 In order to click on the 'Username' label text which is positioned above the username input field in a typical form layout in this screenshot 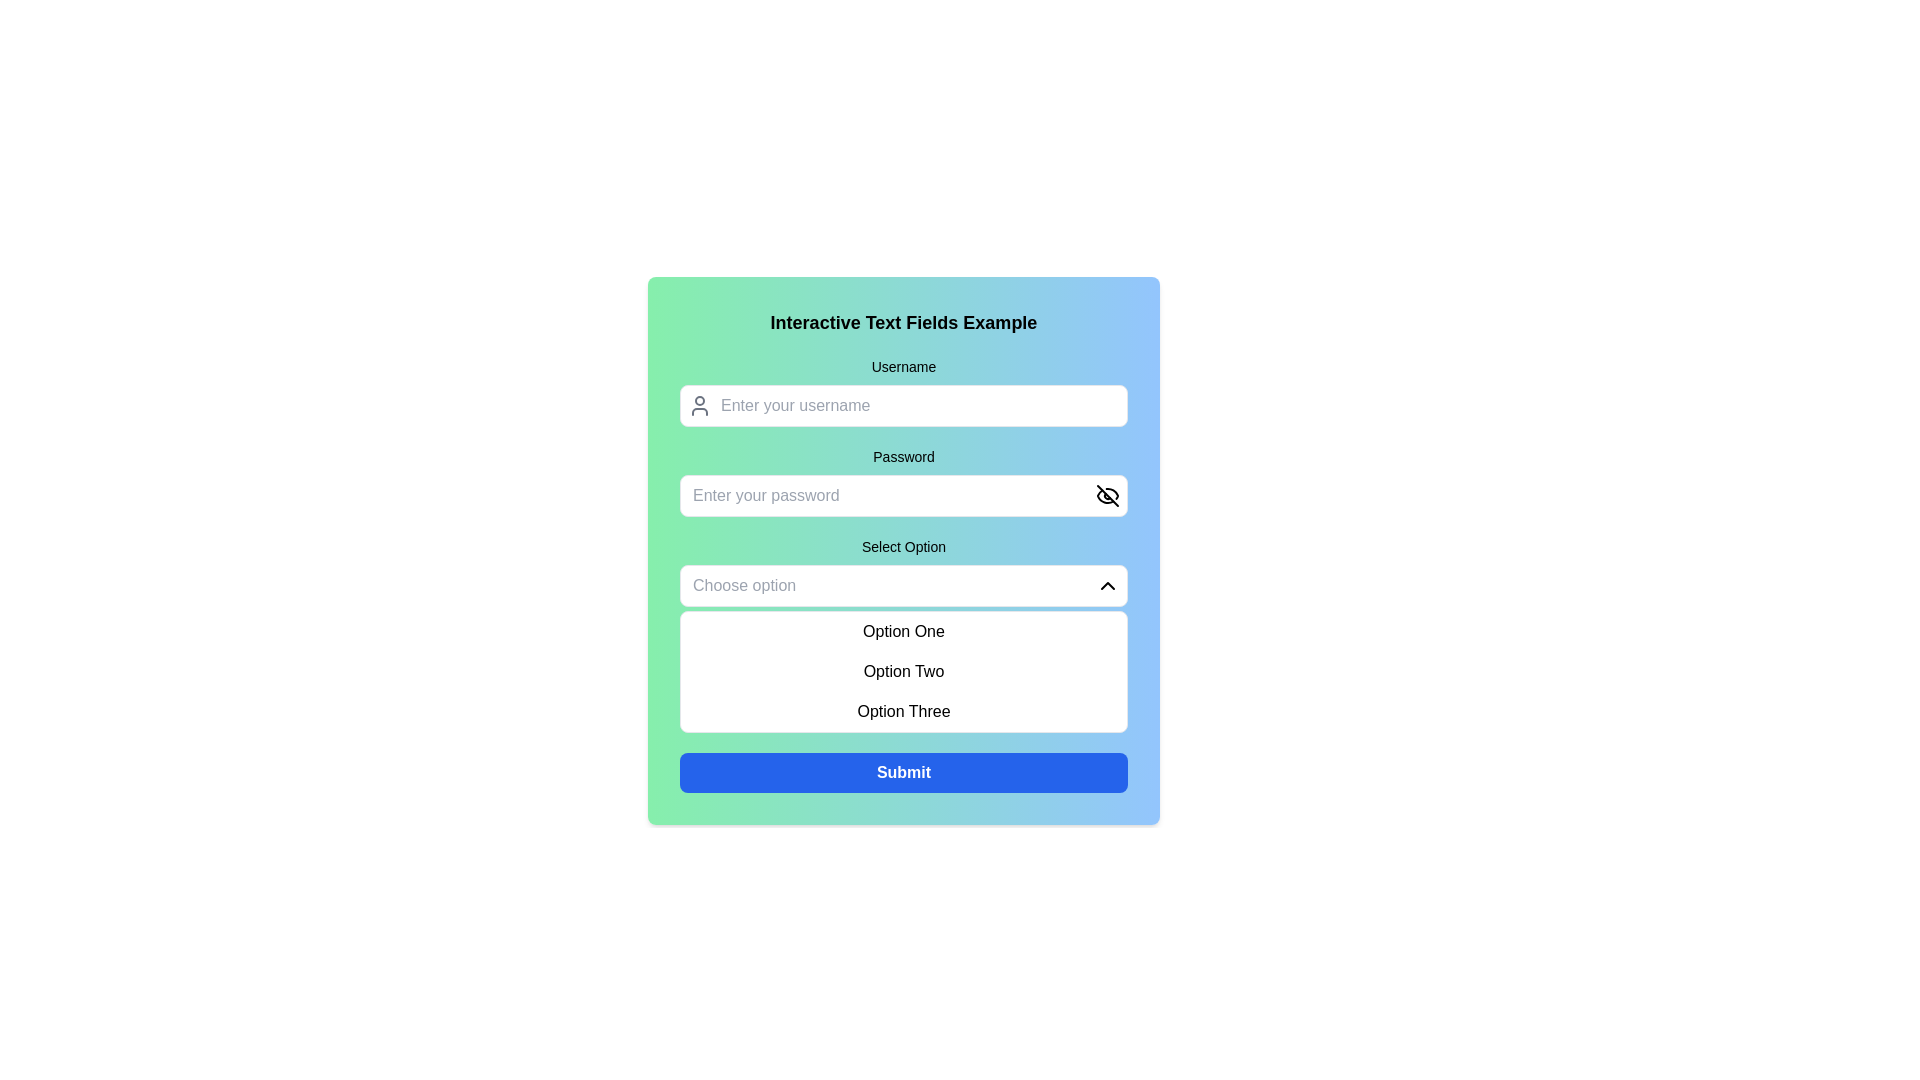, I will do `click(902, 366)`.